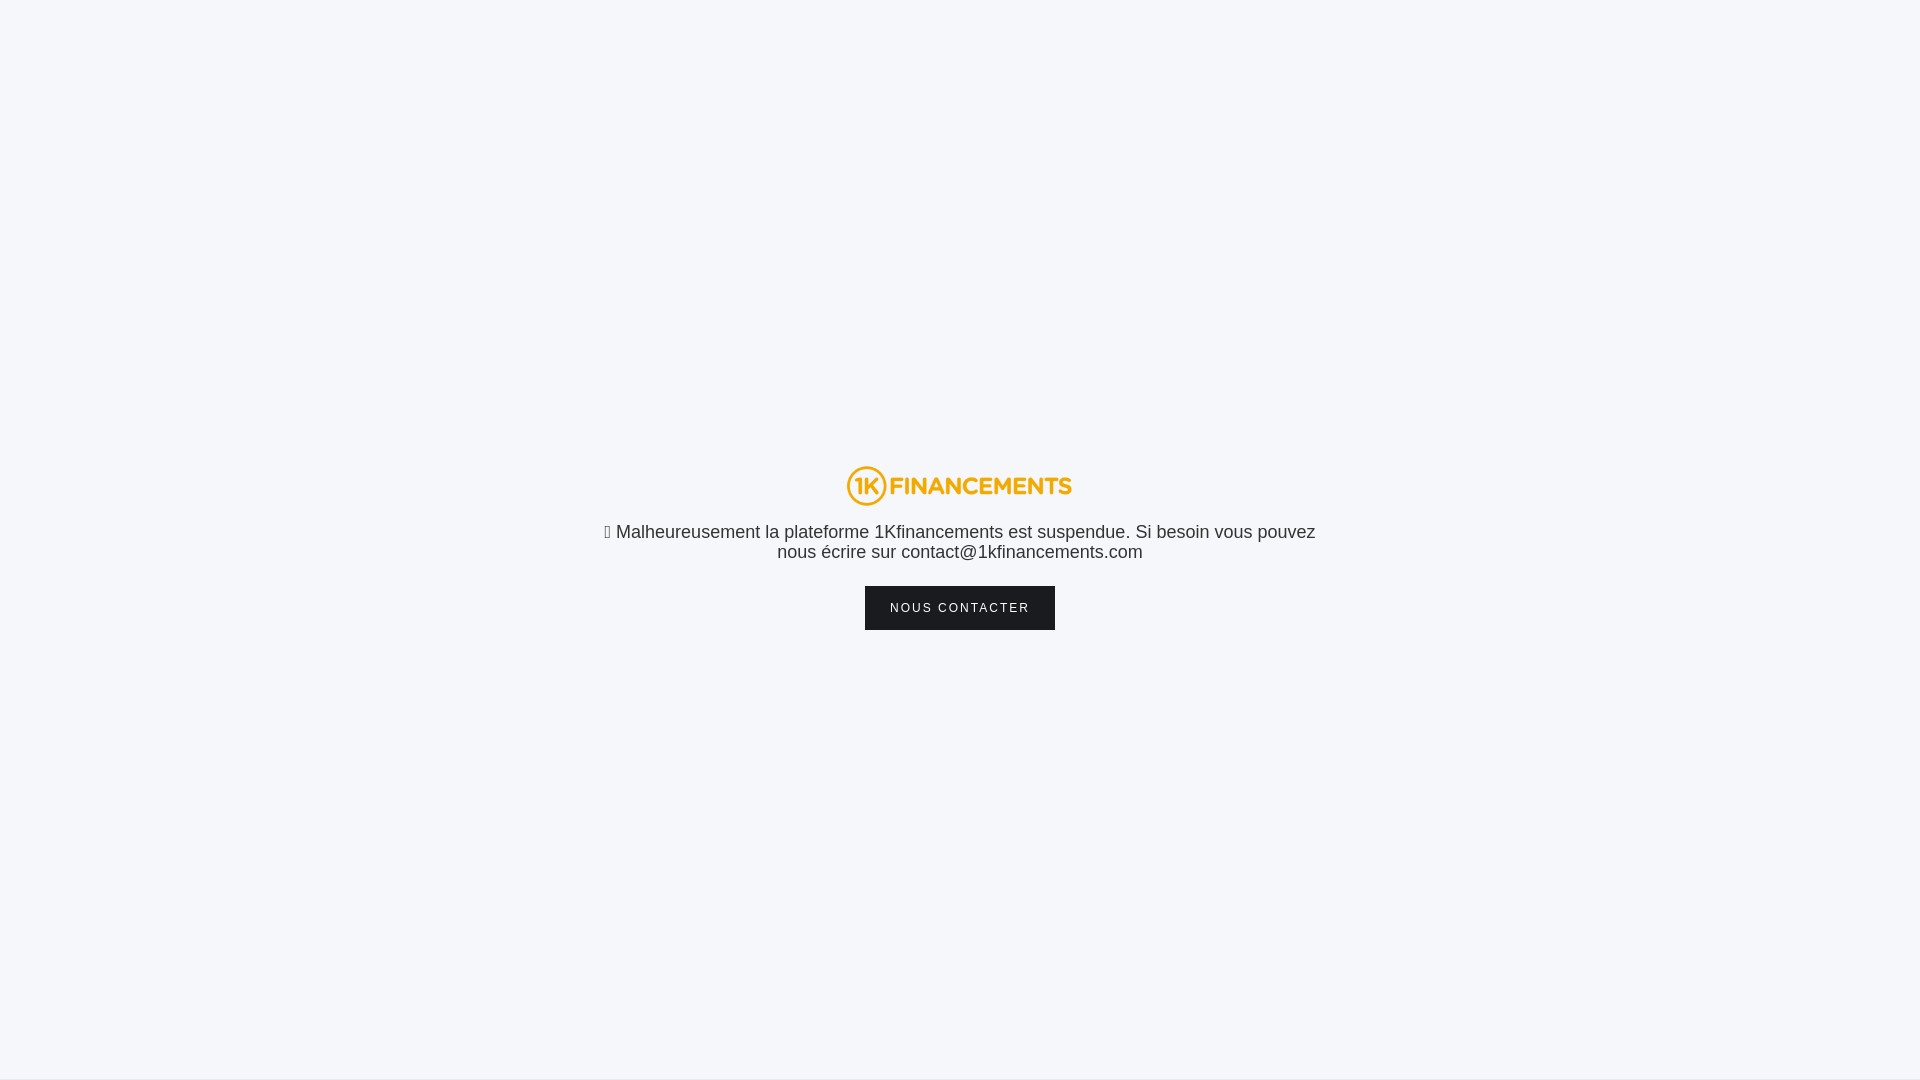 The height and width of the screenshot is (1080, 1920). I want to click on 'NOUS CONTACTER', so click(960, 607).